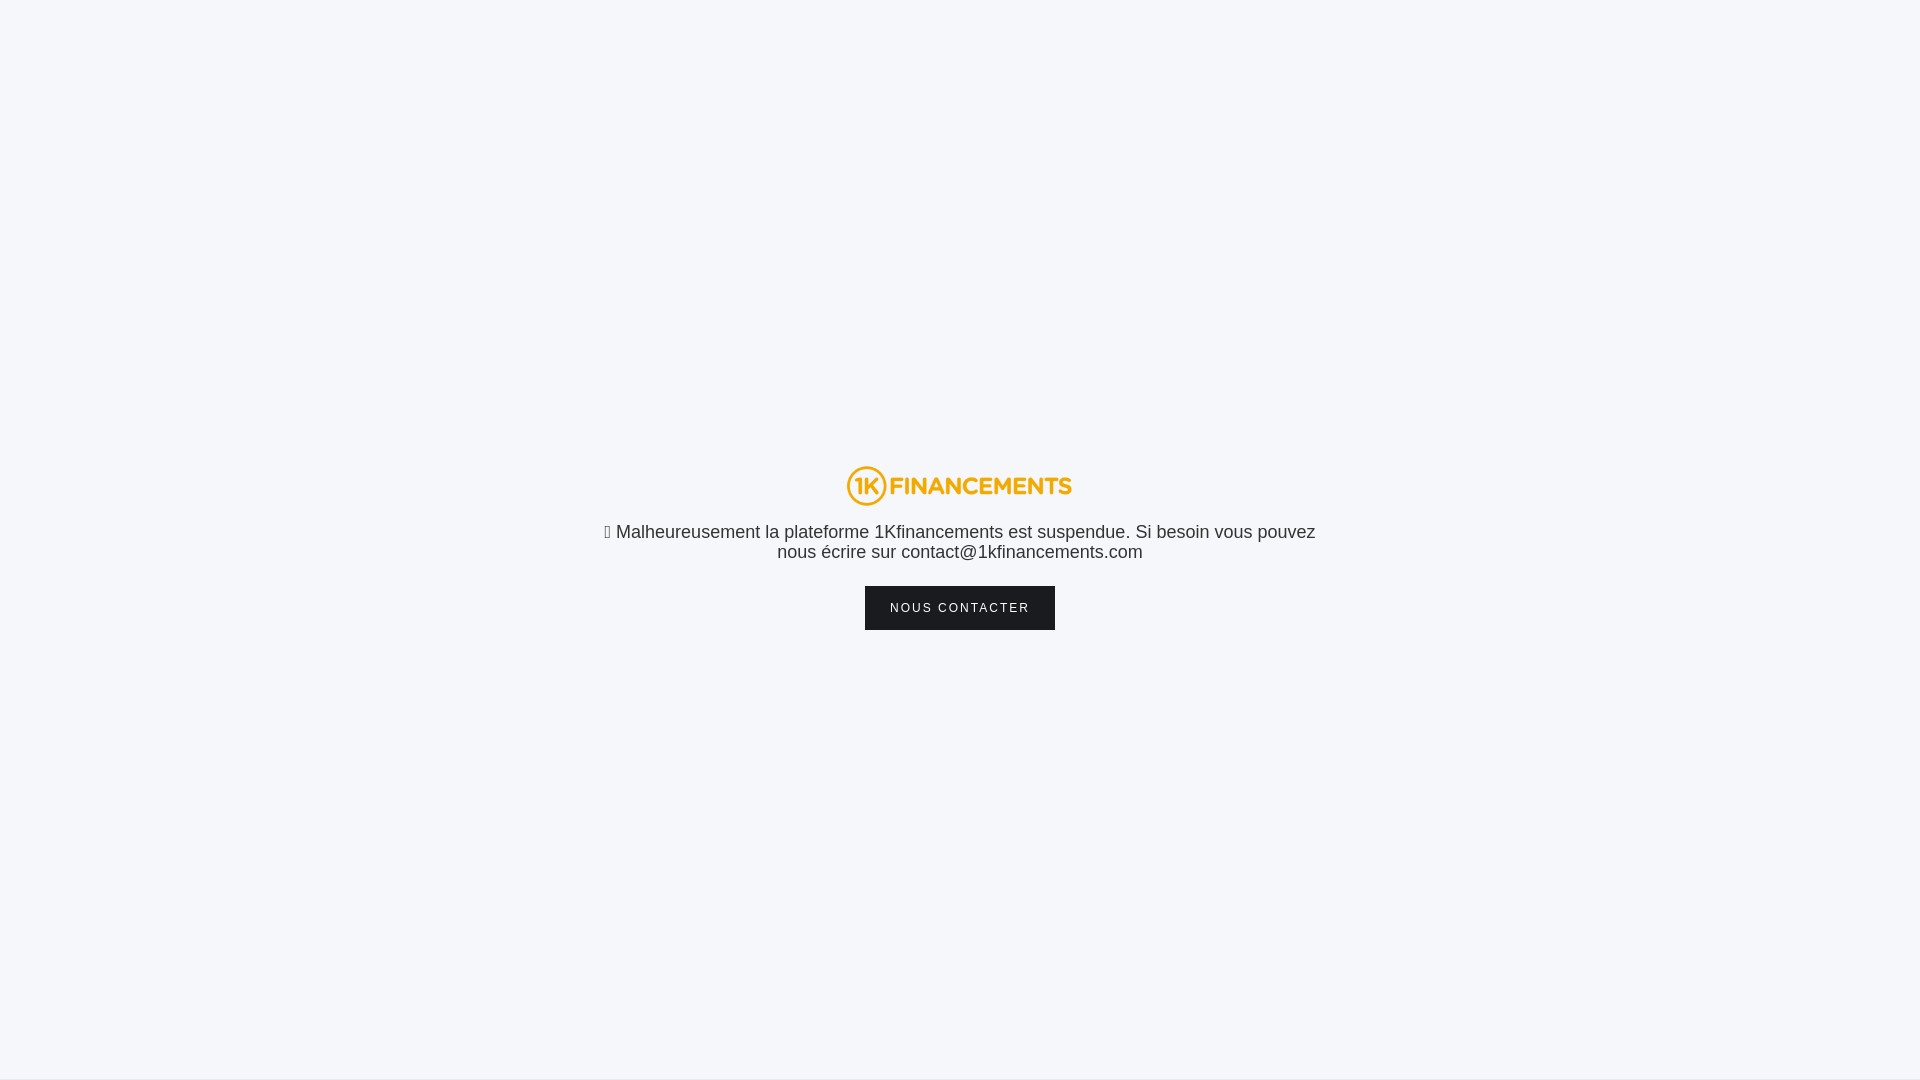 The height and width of the screenshot is (1080, 1920). I want to click on 'NOUS CONTACTER', so click(960, 607).